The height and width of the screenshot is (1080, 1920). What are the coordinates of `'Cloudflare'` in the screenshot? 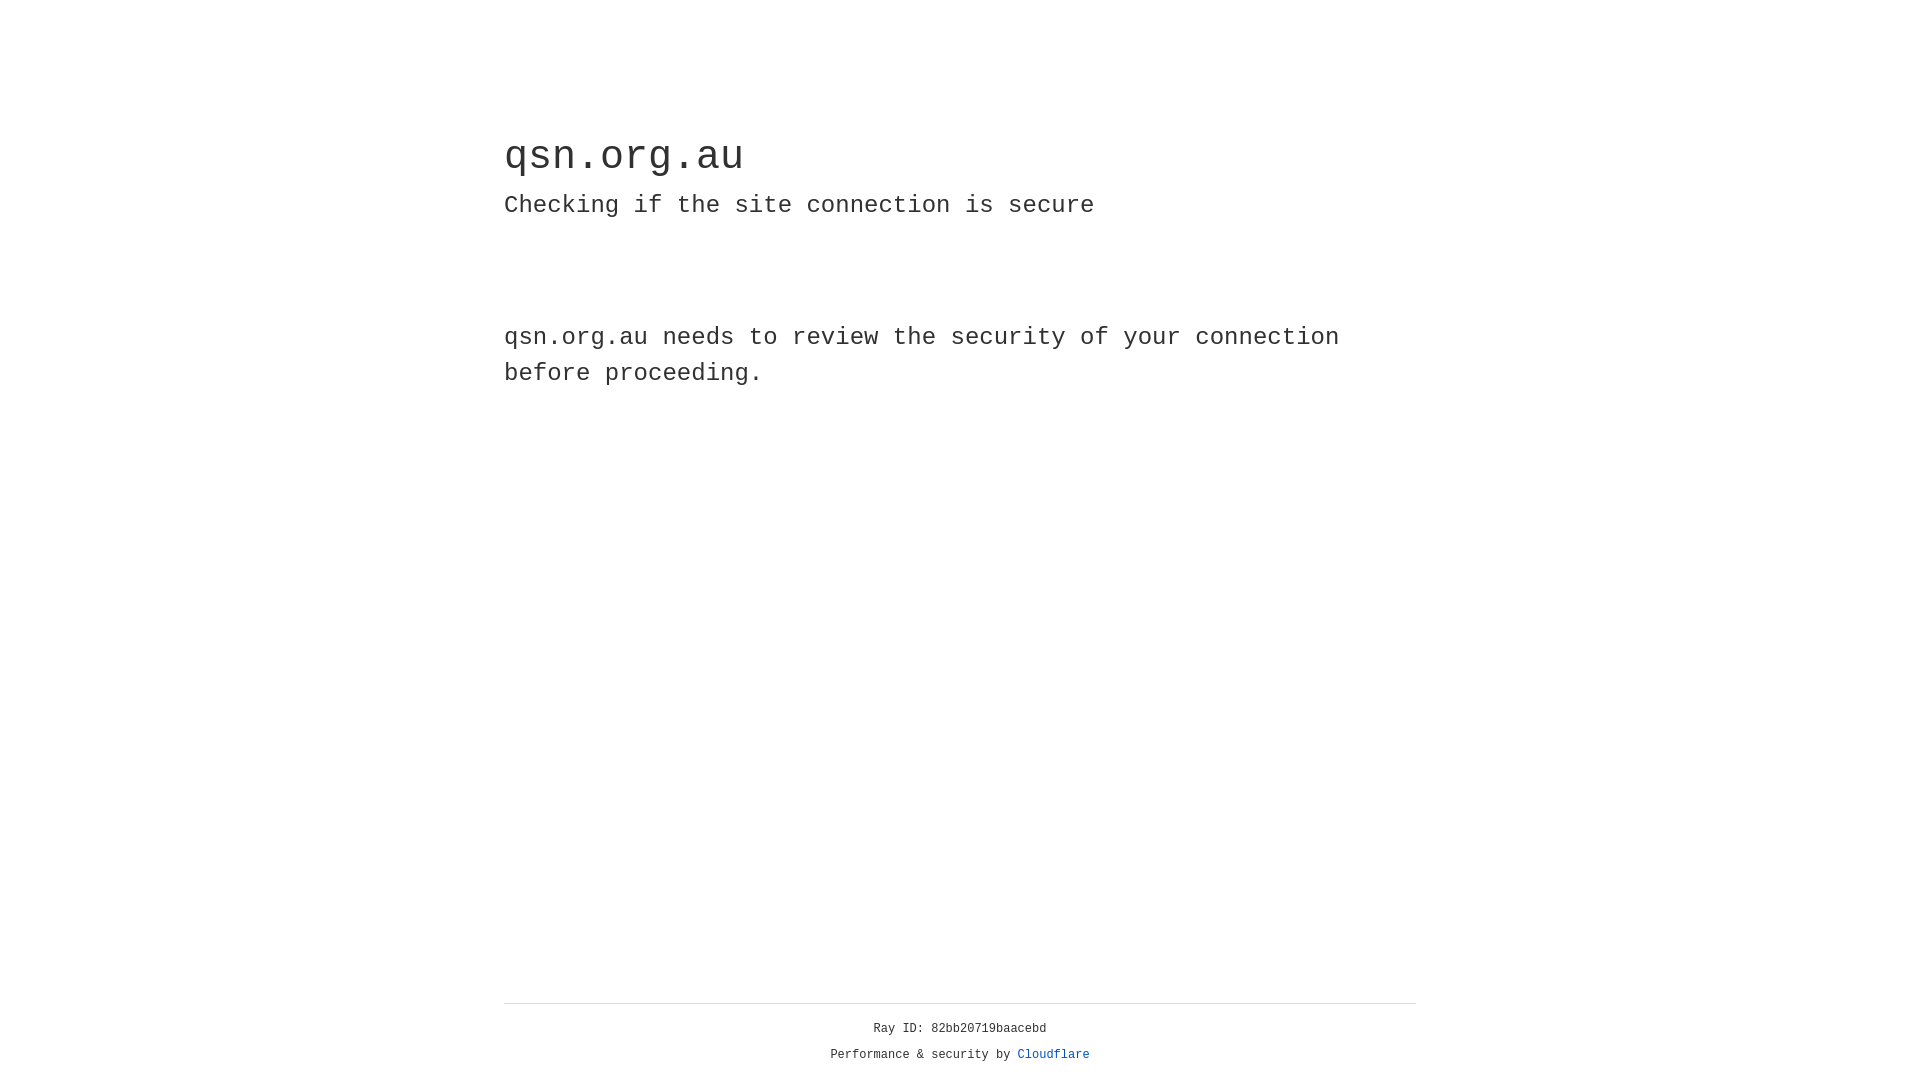 It's located at (1053, 1054).